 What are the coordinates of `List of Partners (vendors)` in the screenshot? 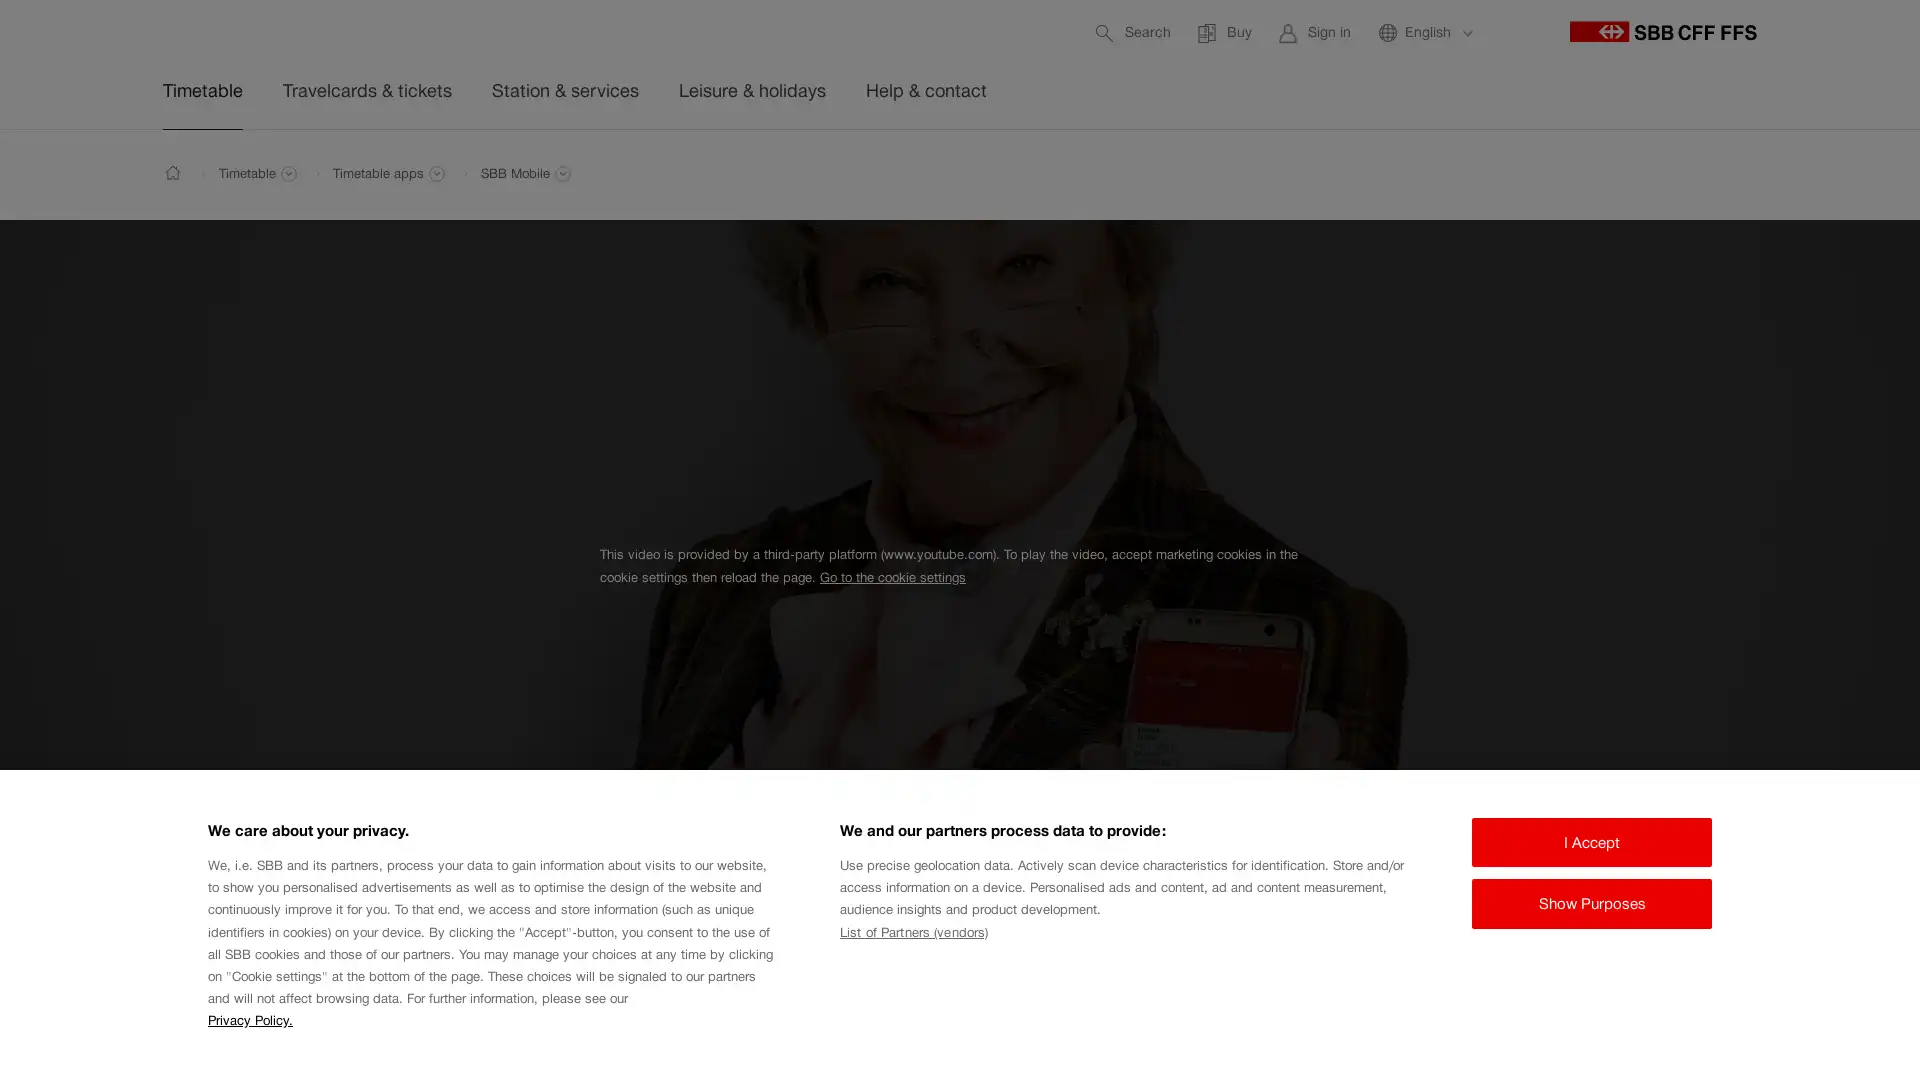 It's located at (912, 932).